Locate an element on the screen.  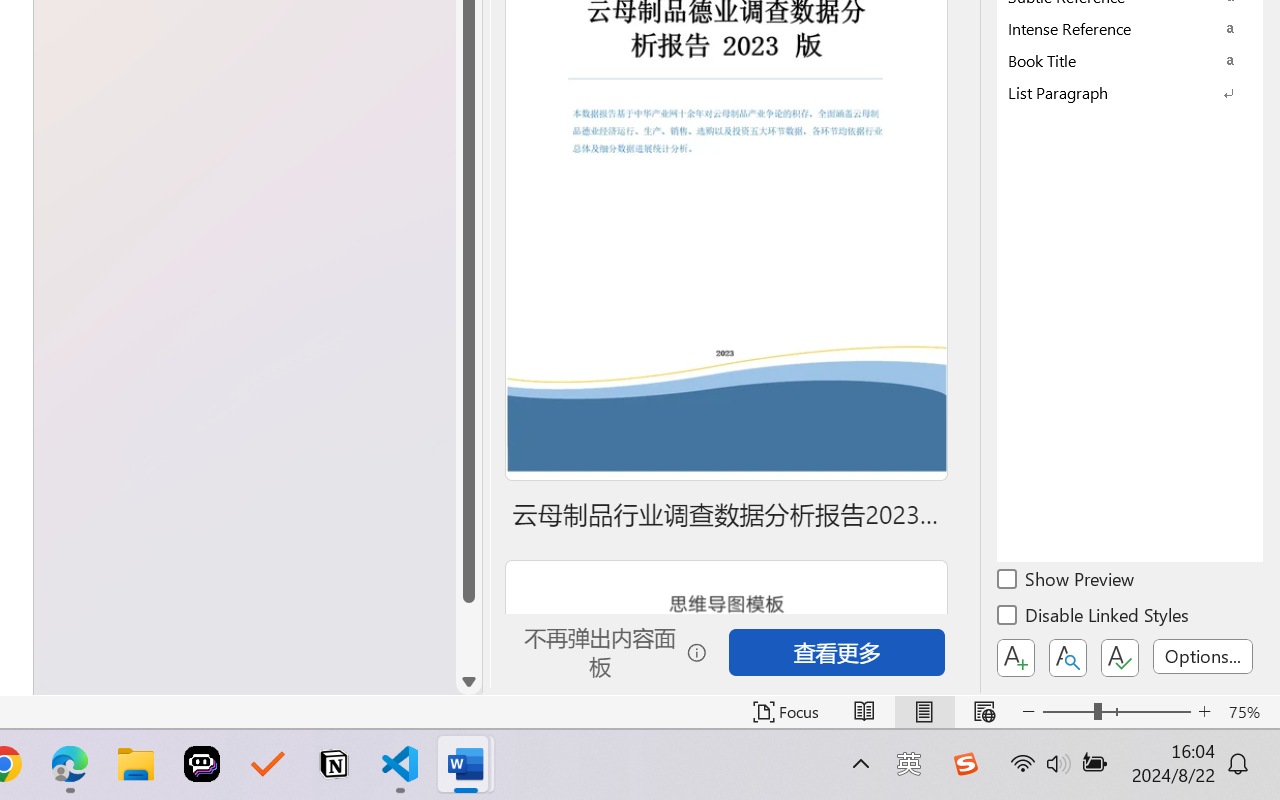
'Focus ' is located at coordinates (785, 711).